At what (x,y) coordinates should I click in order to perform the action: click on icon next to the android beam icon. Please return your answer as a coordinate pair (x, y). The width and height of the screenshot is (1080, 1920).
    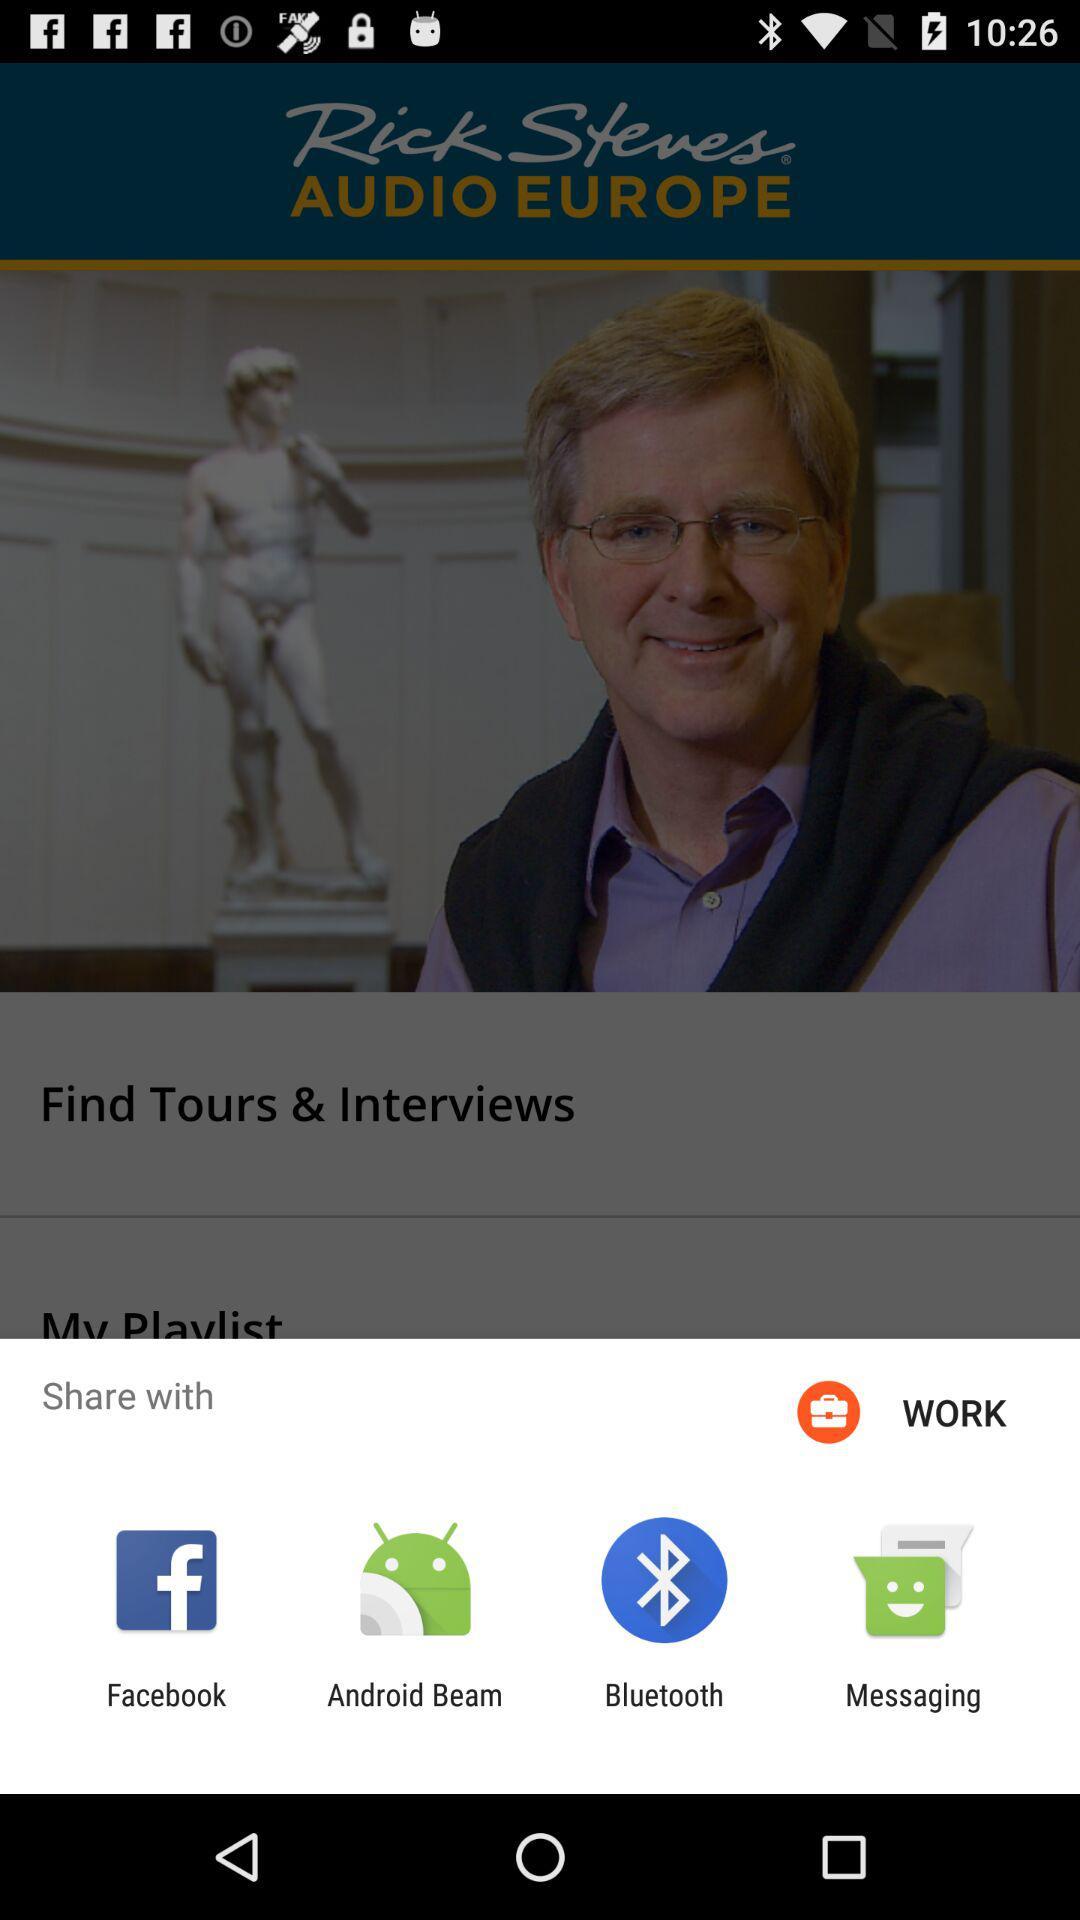
    Looking at the image, I should click on (664, 1711).